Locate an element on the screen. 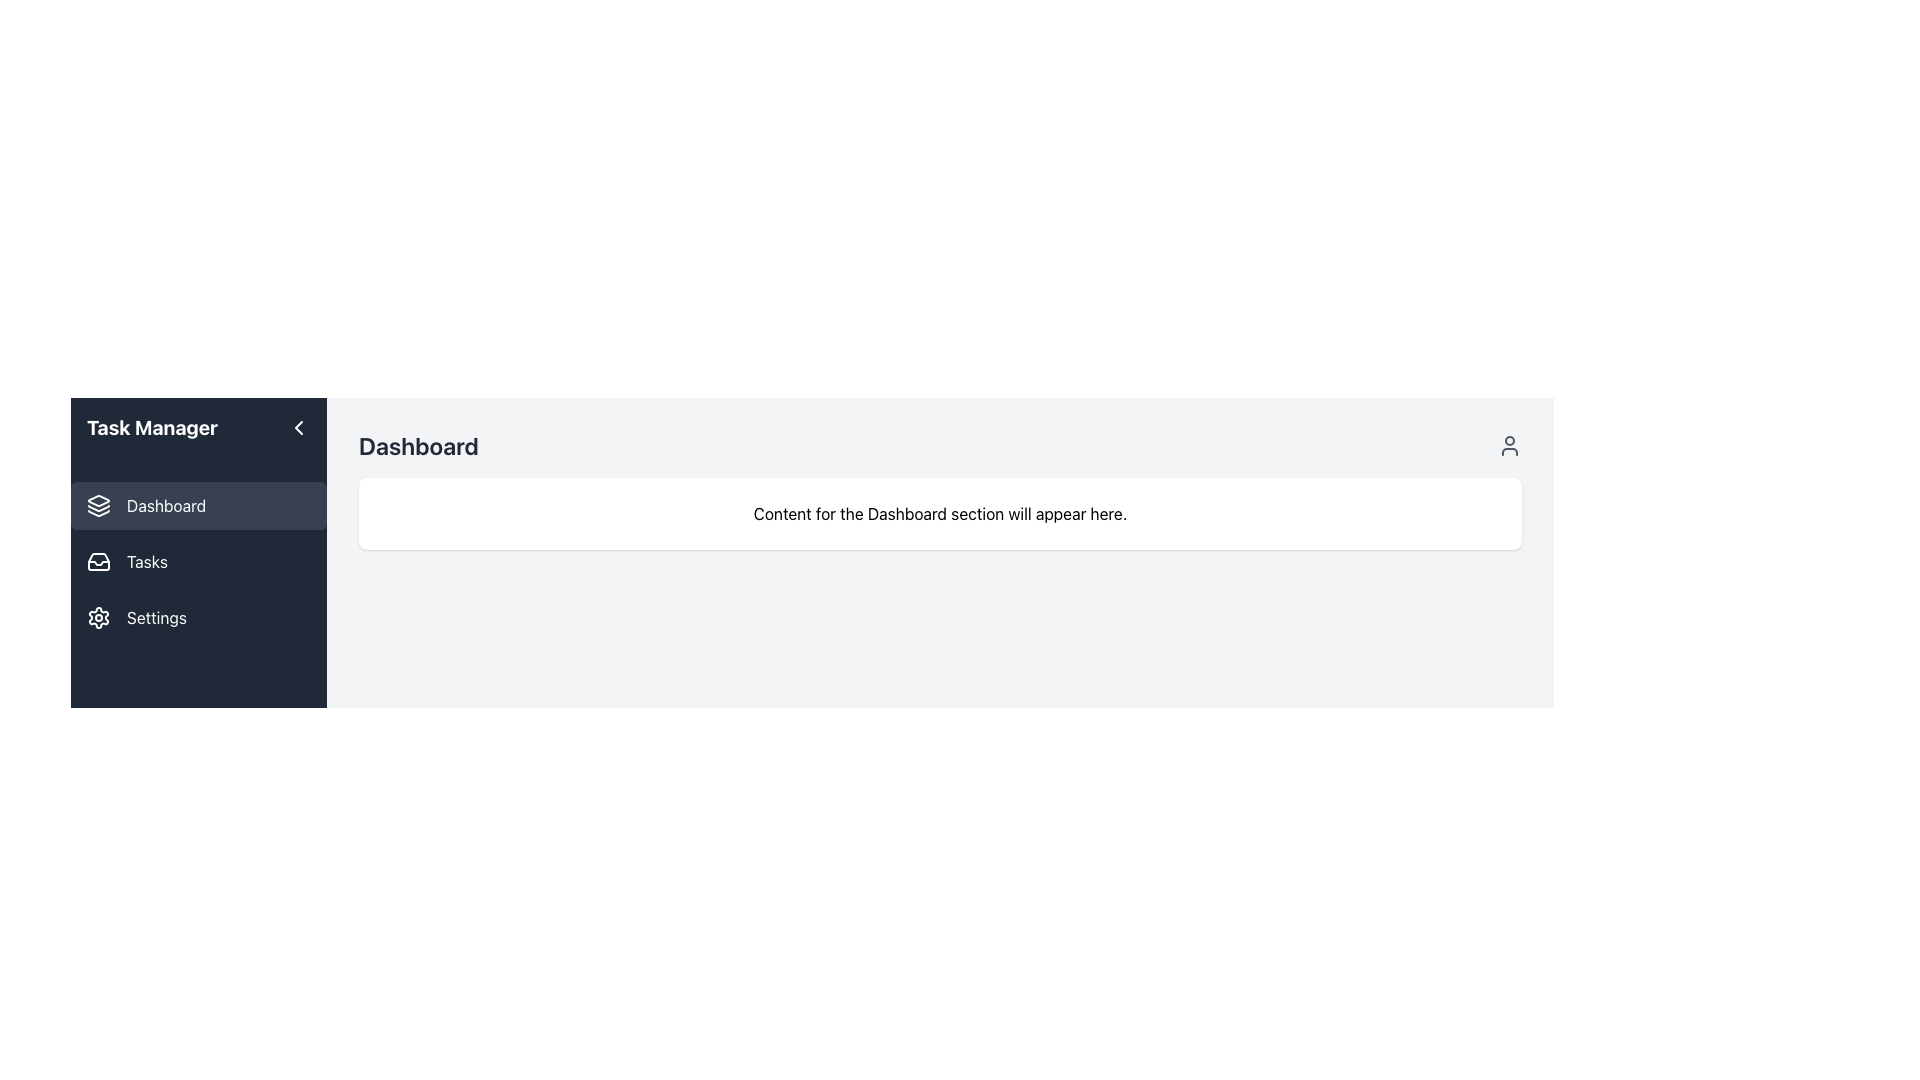  the inbox tray icon located on the left sidebar, under the 'Tasks' title and before the 'Settings' option is located at coordinates (98, 562).